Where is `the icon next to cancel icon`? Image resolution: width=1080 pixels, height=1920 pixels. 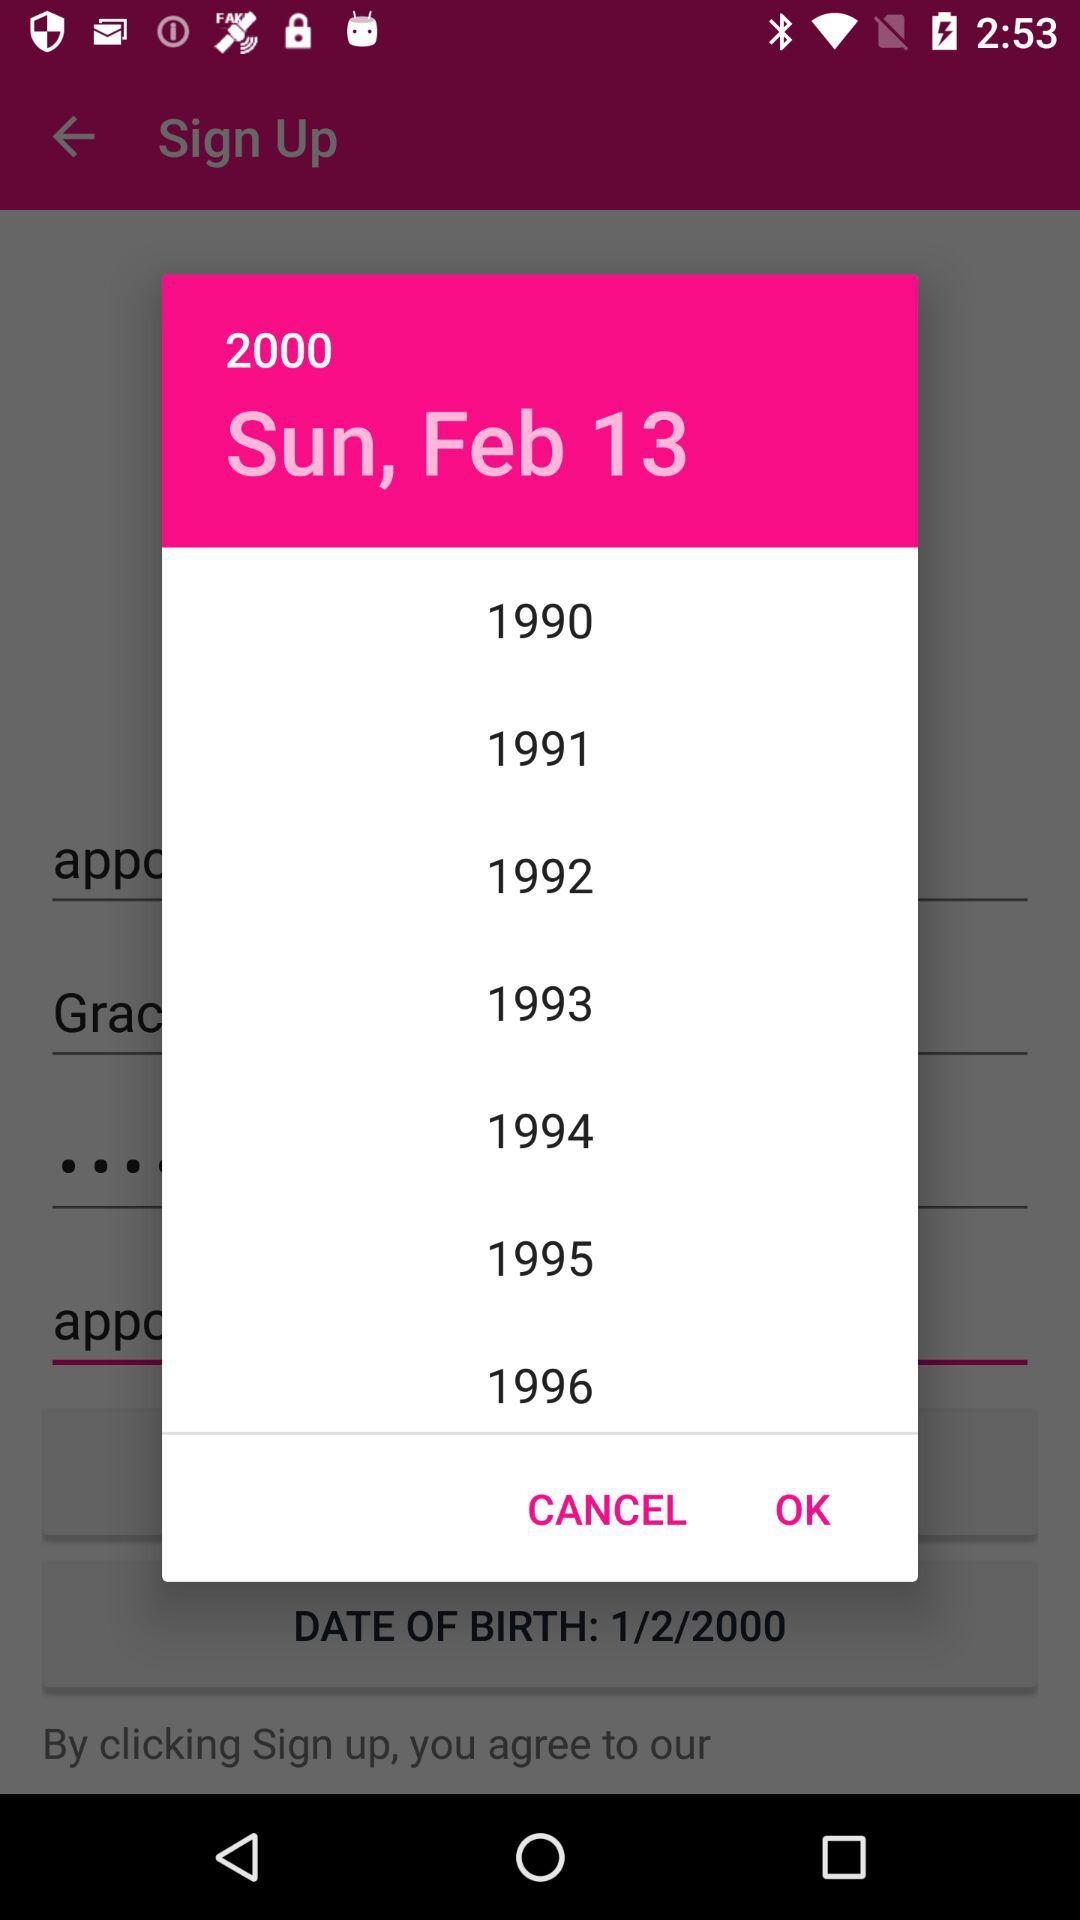
the icon next to cancel icon is located at coordinates (801, 1508).